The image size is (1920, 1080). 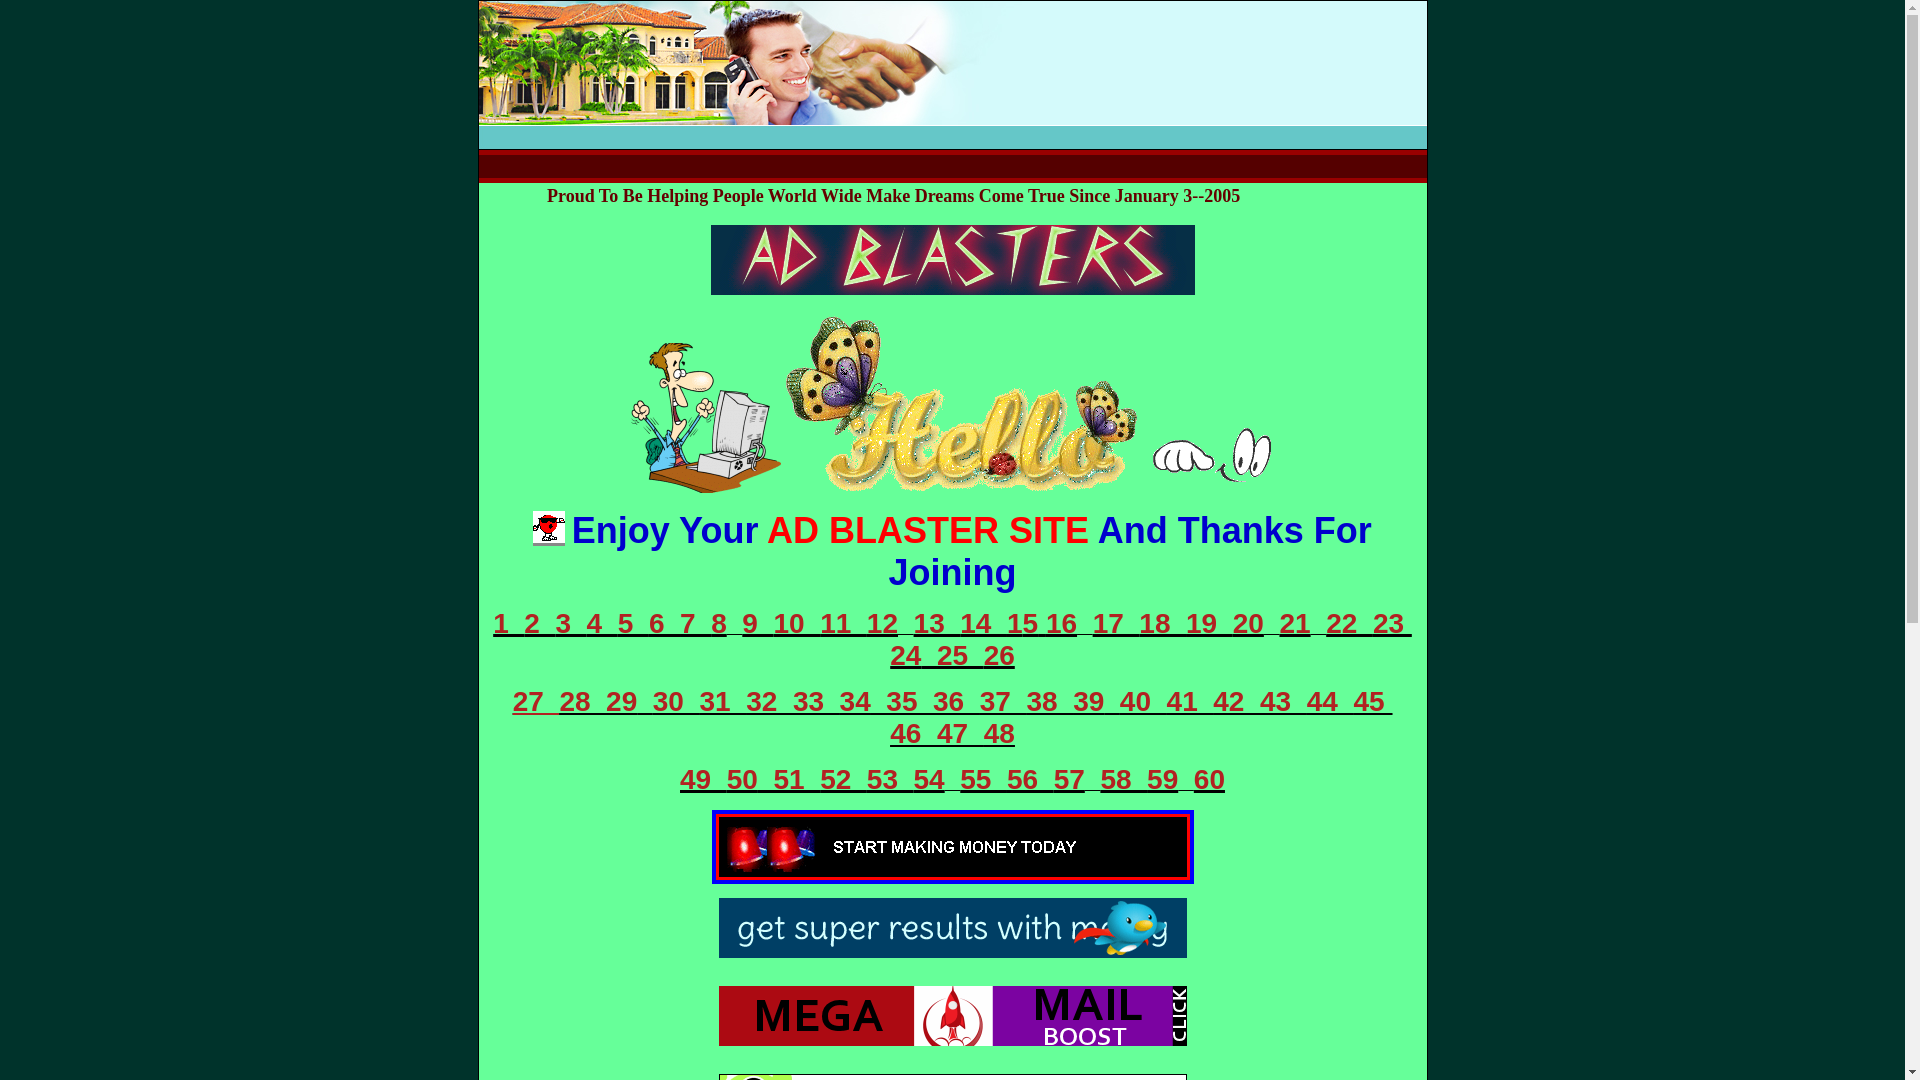 I want to click on '59', so click(x=1162, y=778).